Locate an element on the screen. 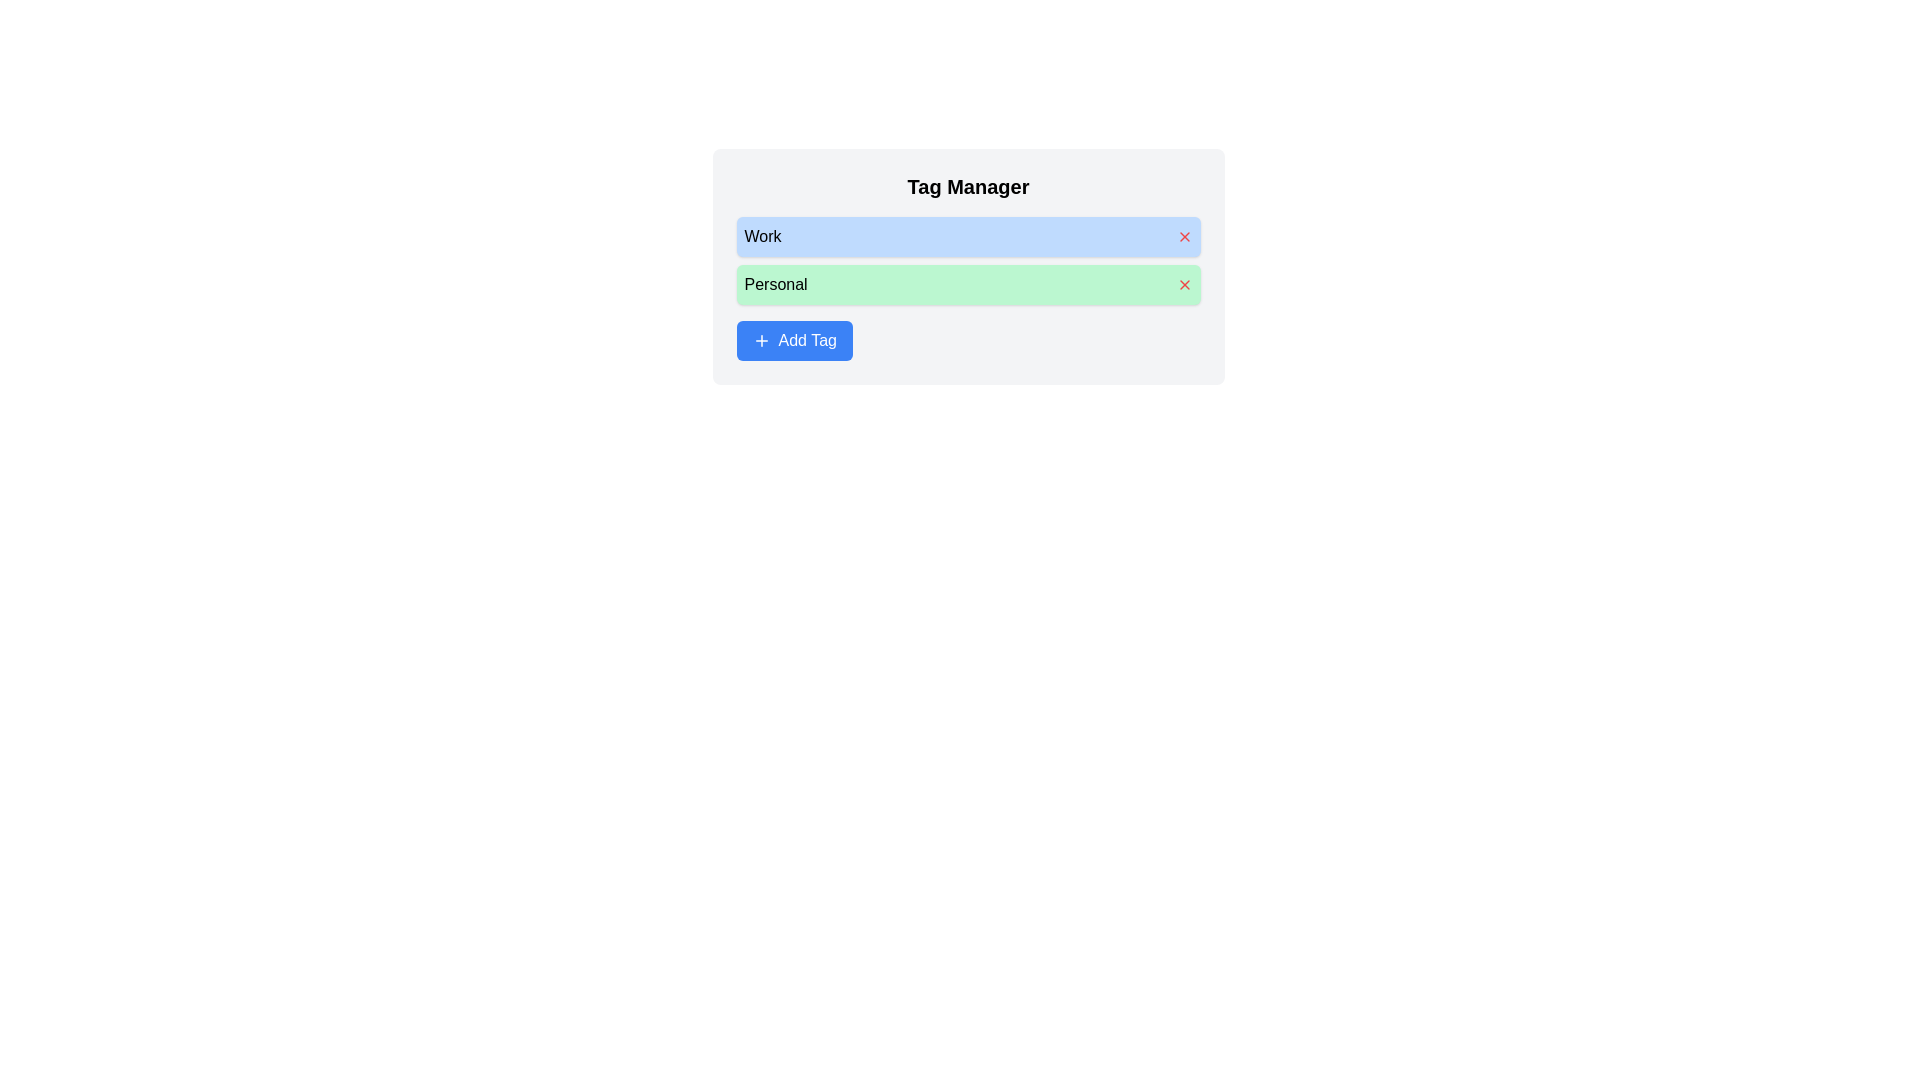  the 'Personal' tag item in the Tag Manager section, which is the second selectable item below the 'Work' button is located at coordinates (968, 285).